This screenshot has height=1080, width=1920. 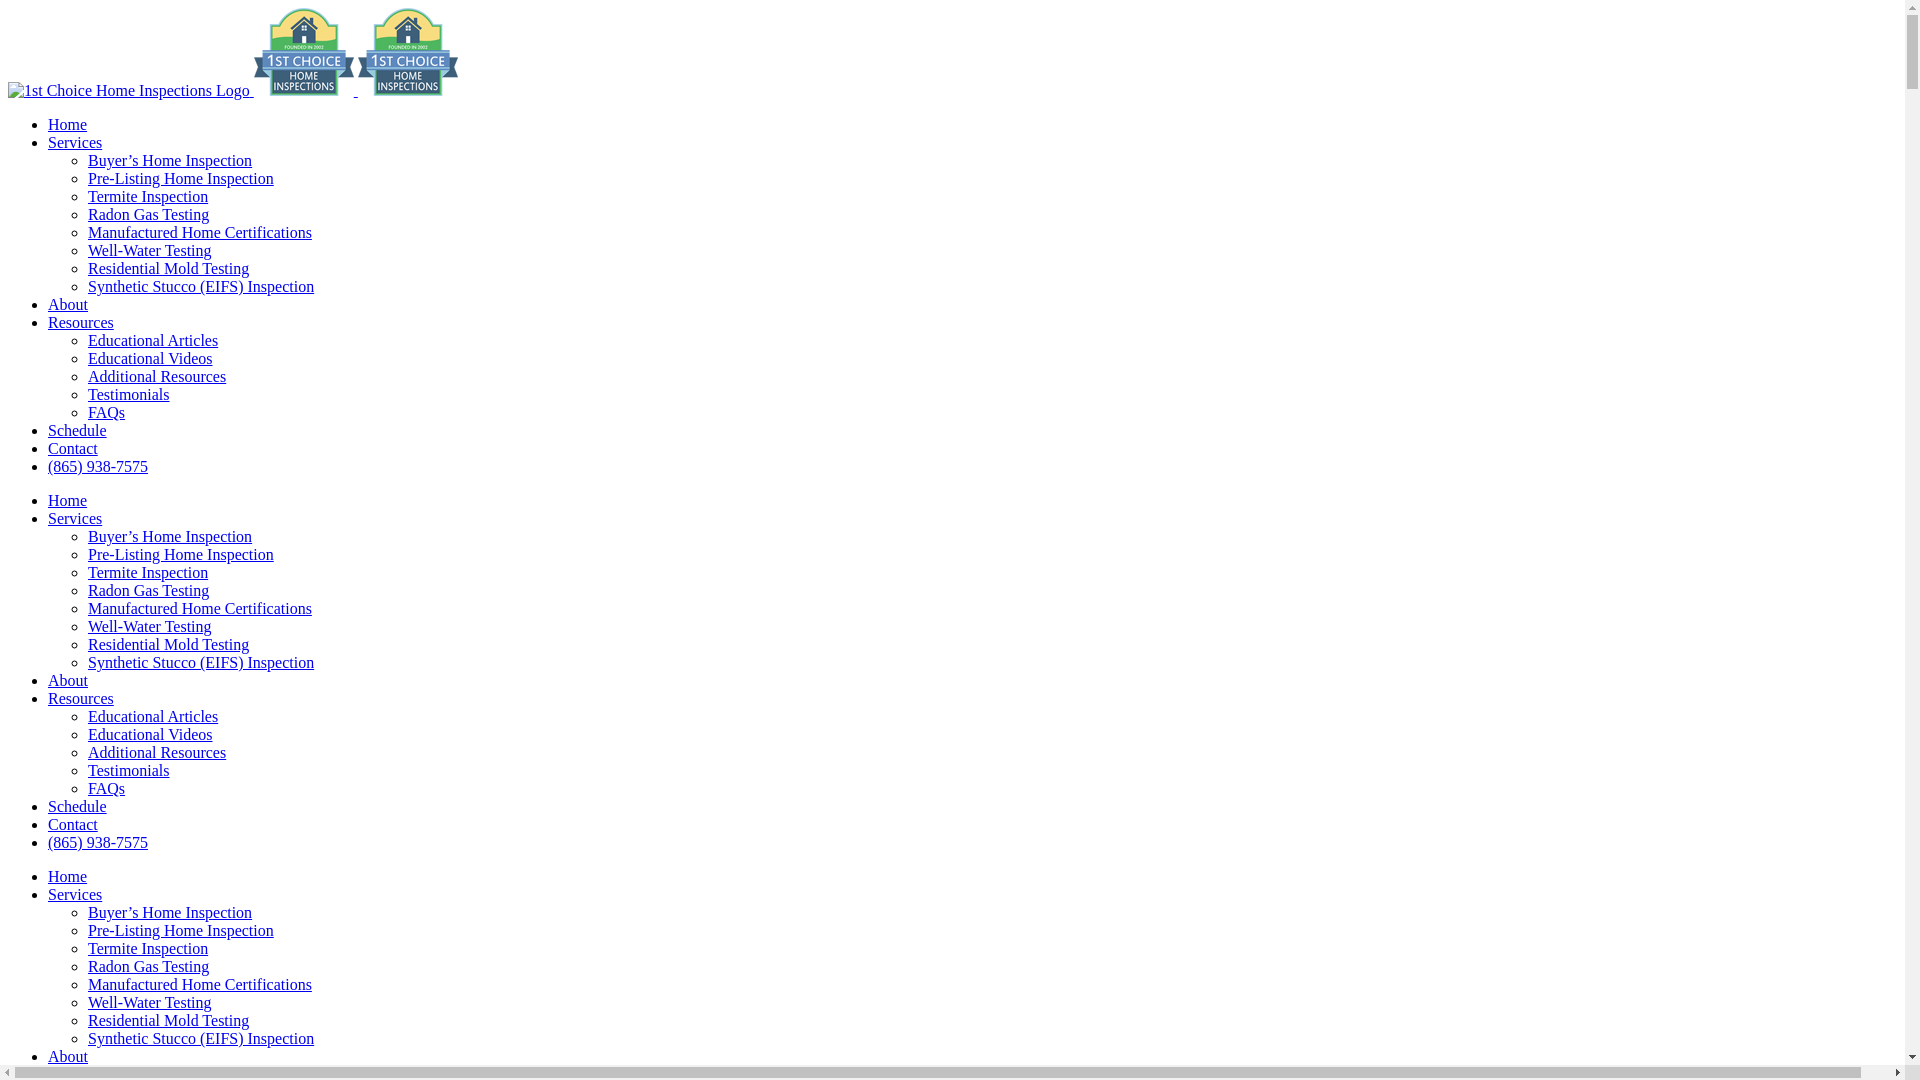 What do you see at coordinates (86, 177) in the screenshot?
I see `'Pre-Listing Home Inspection'` at bounding box center [86, 177].